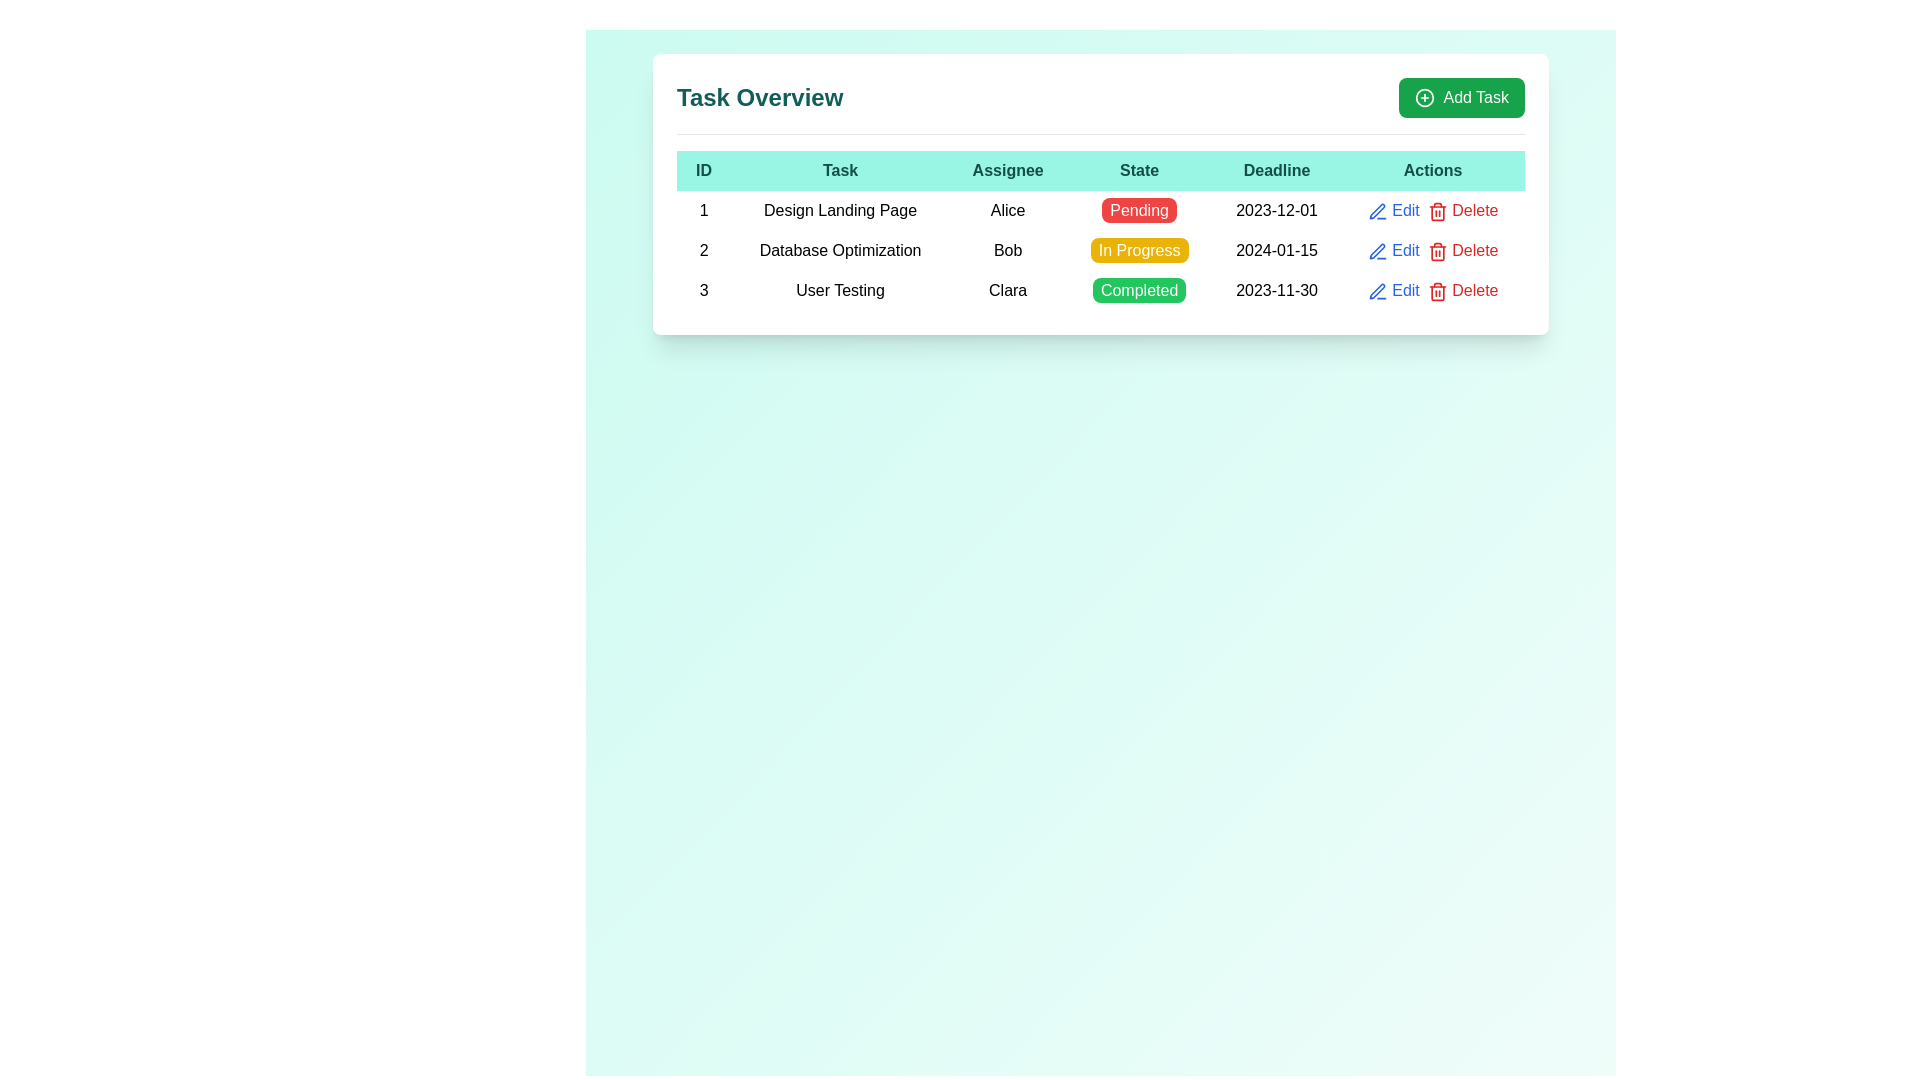 Image resolution: width=1920 pixels, height=1080 pixels. What do you see at coordinates (1463, 249) in the screenshot?
I see `the 'Delete' button located` at bounding box center [1463, 249].